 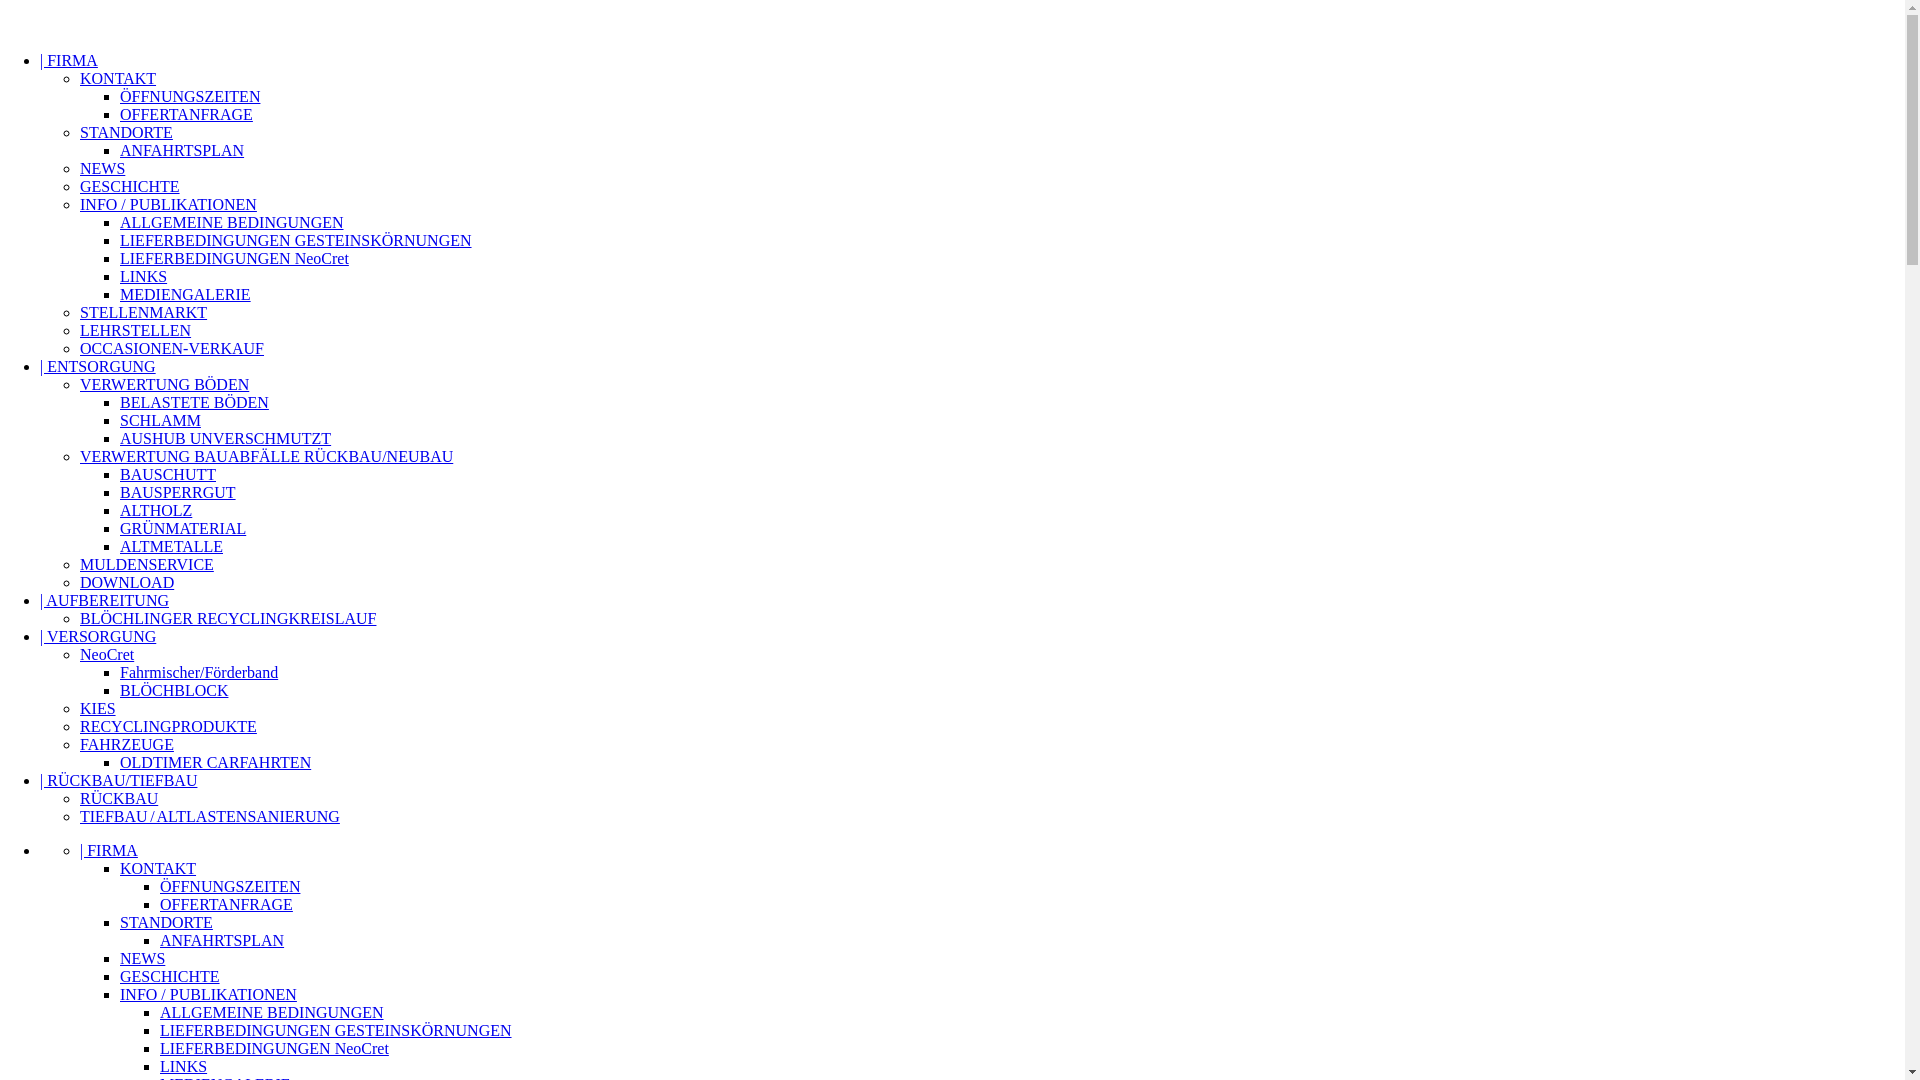 I want to click on 'LIEFERBEDINGUNGEN NeoCret', so click(x=234, y=257).